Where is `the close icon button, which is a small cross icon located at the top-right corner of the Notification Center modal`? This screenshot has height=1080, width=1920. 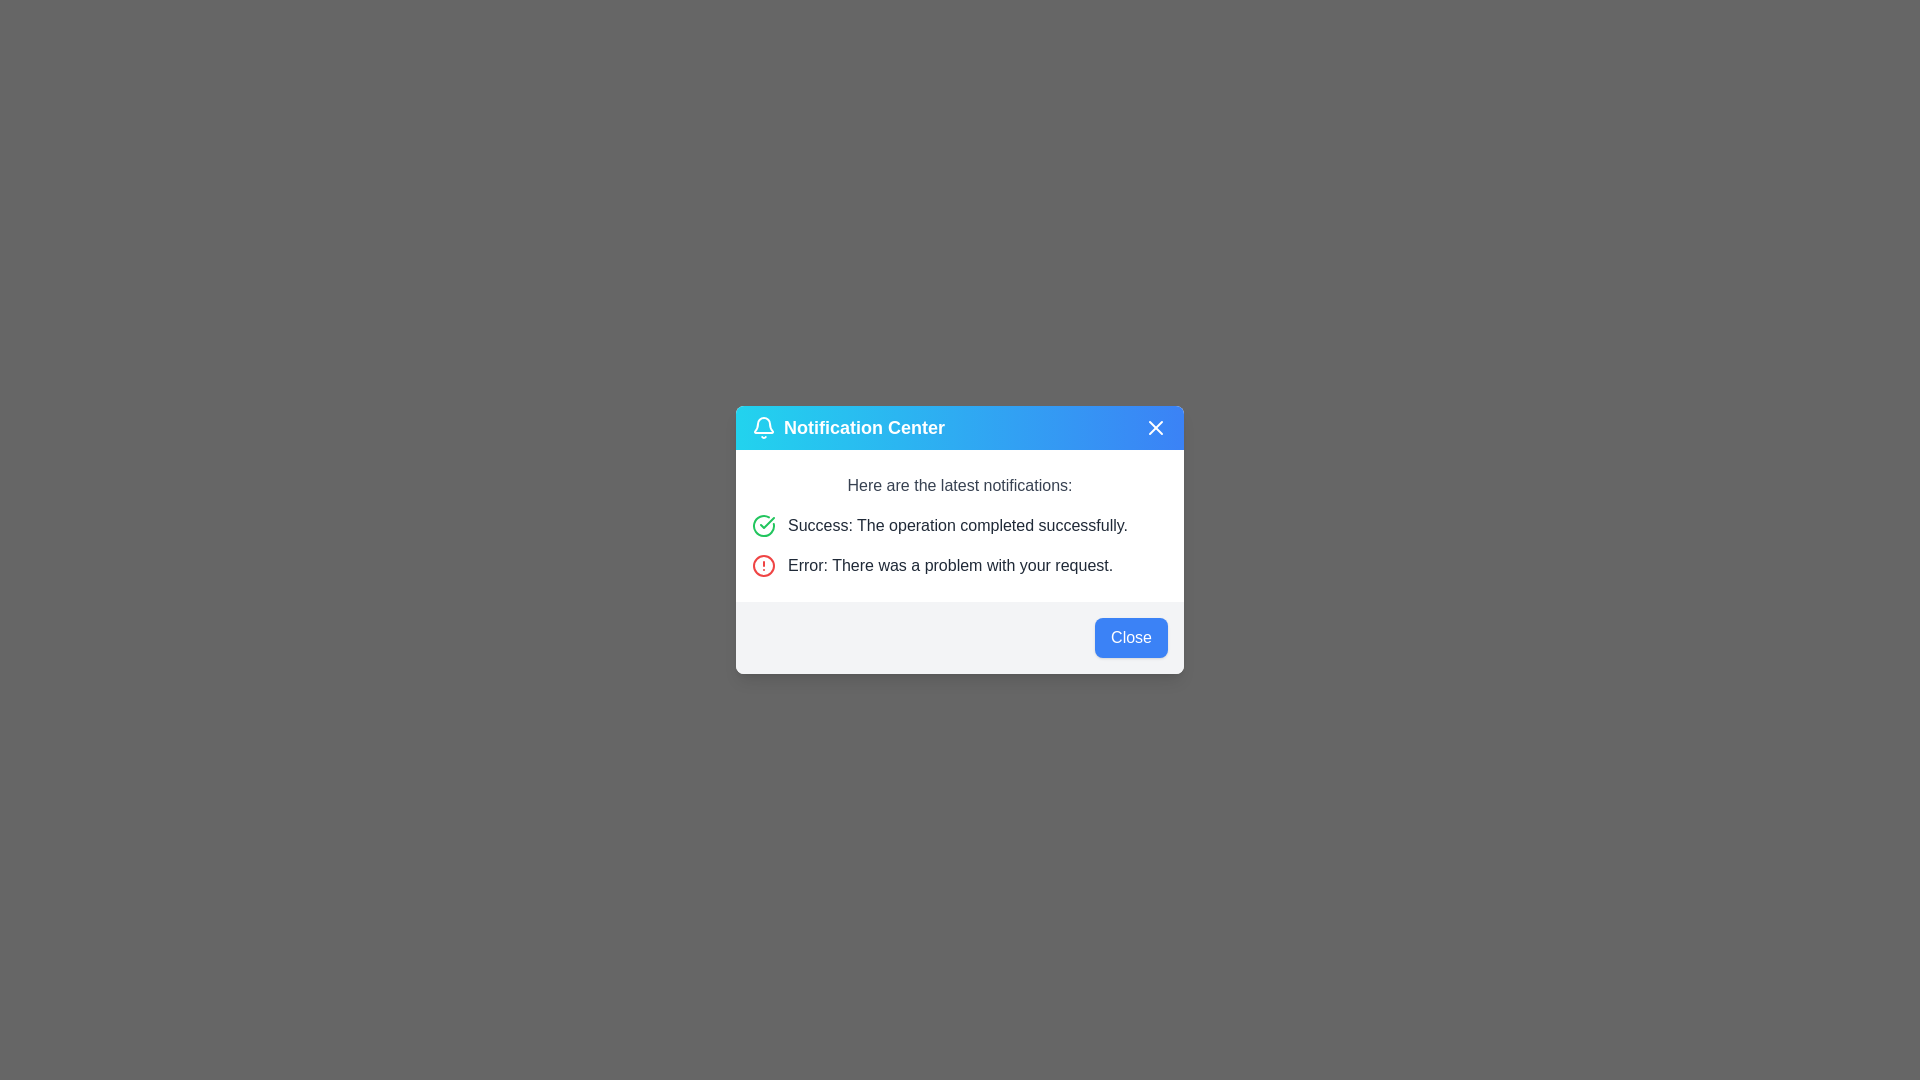 the close icon button, which is a small cross icon located at the top-right corner of the Notification Center modal is located at coordinates (1156, 427).